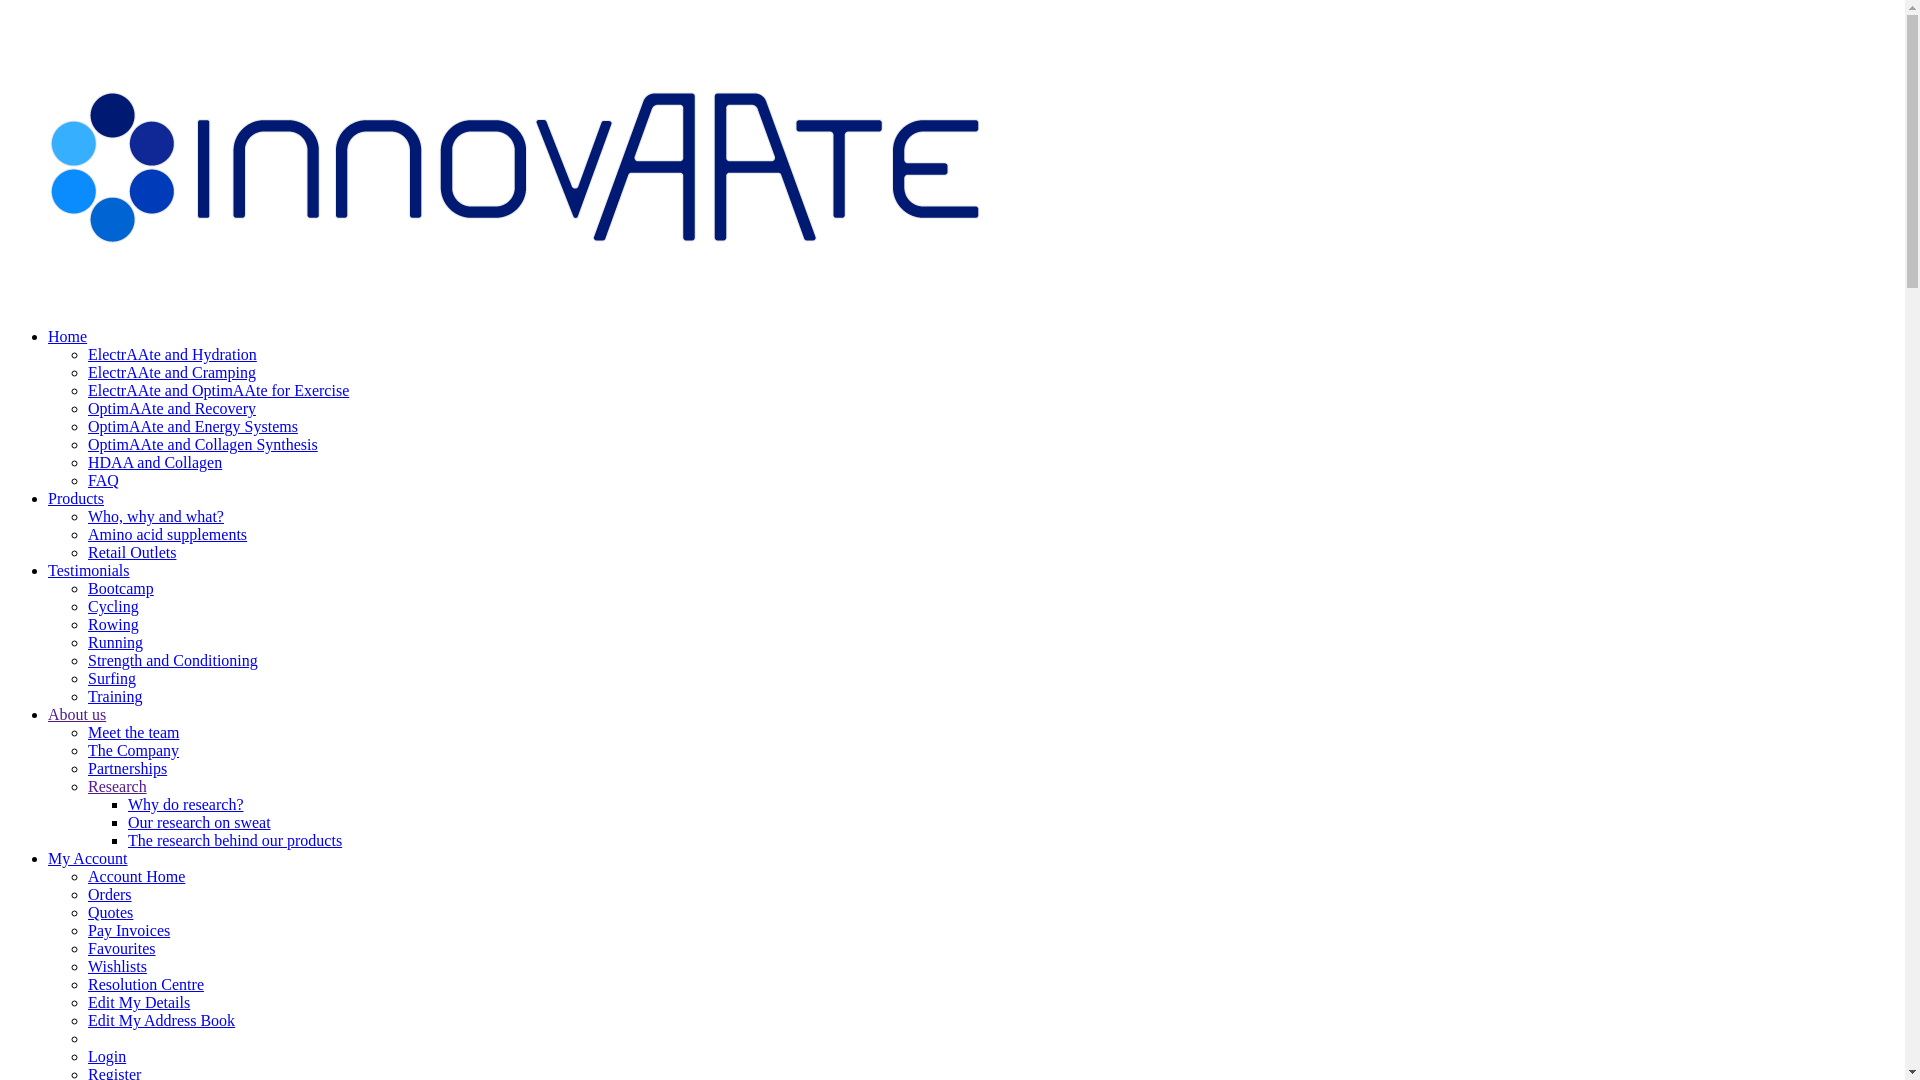  Describe the element at coordinates (86, 425) in the screenshot. I see `'OptimAAte and Energy Systems'` at that location.